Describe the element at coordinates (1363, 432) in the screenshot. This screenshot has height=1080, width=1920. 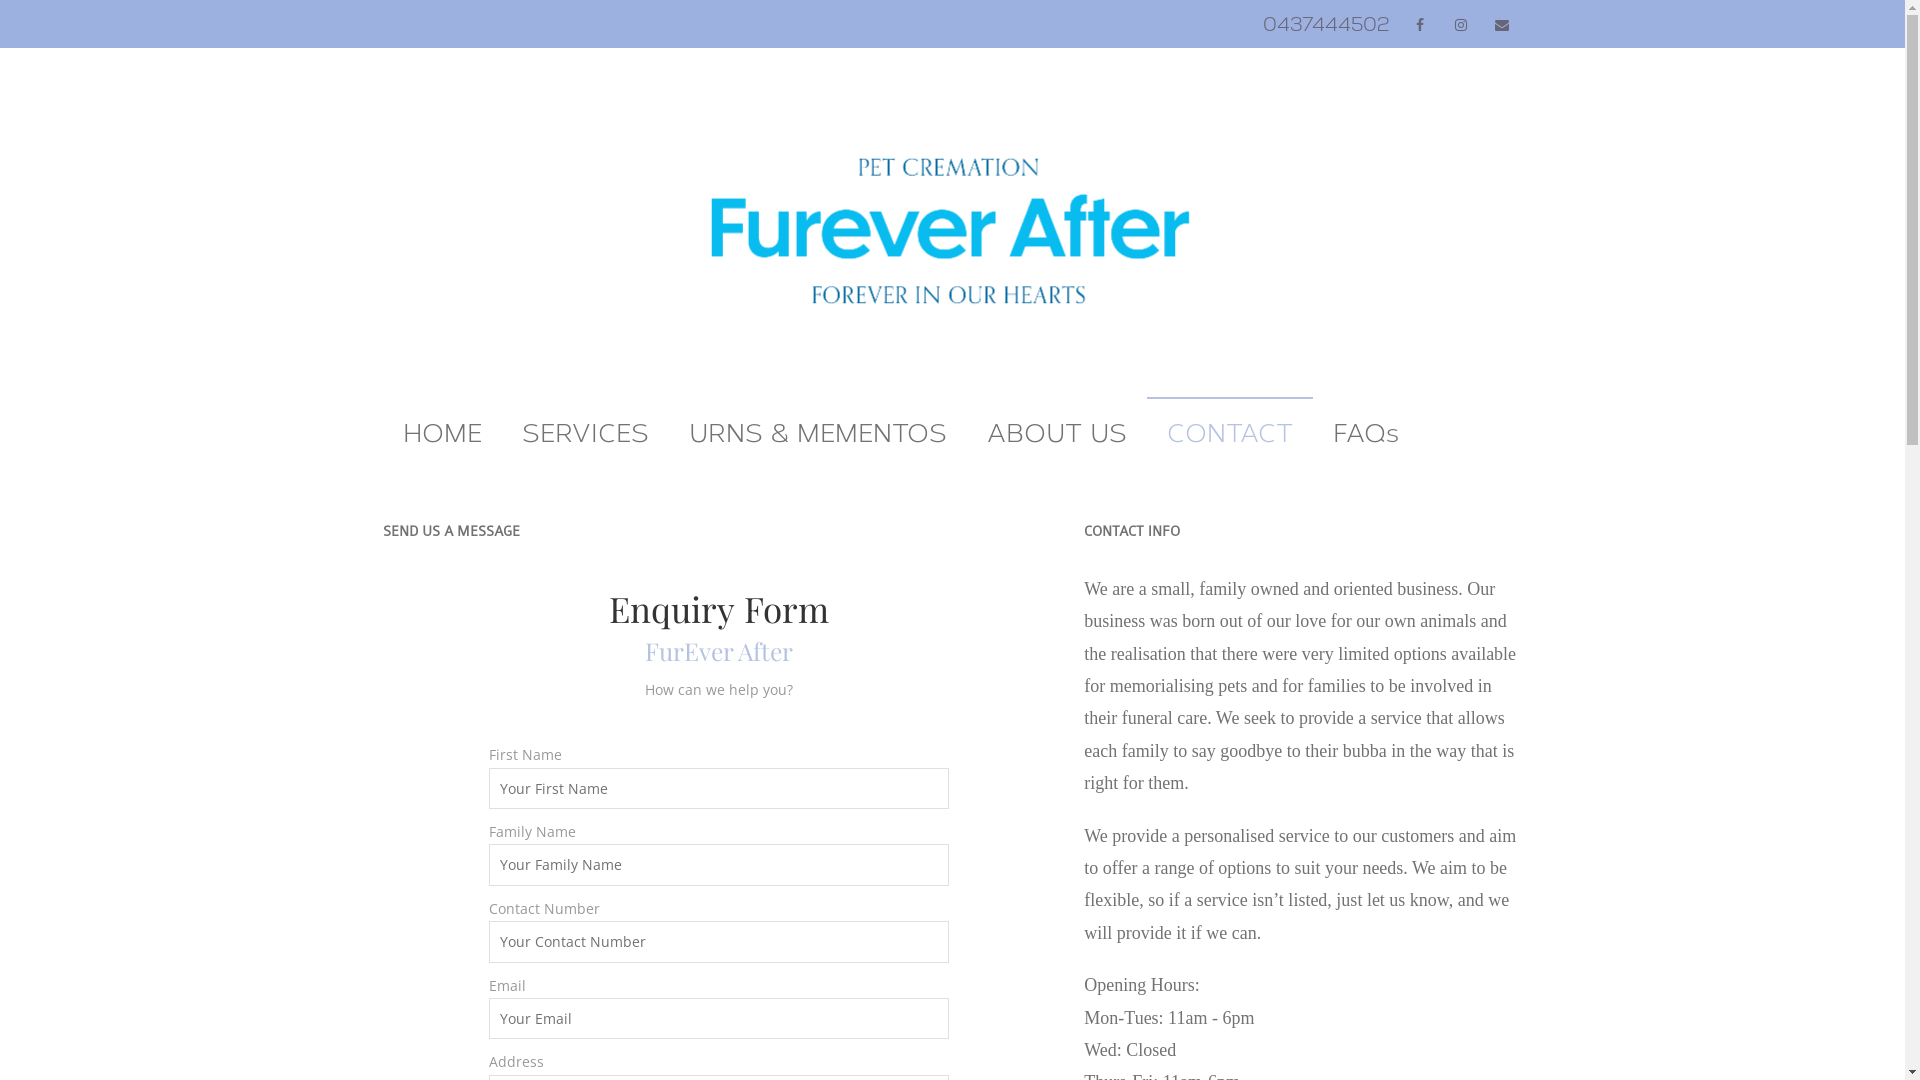
I see `'FAQs'` at that location.